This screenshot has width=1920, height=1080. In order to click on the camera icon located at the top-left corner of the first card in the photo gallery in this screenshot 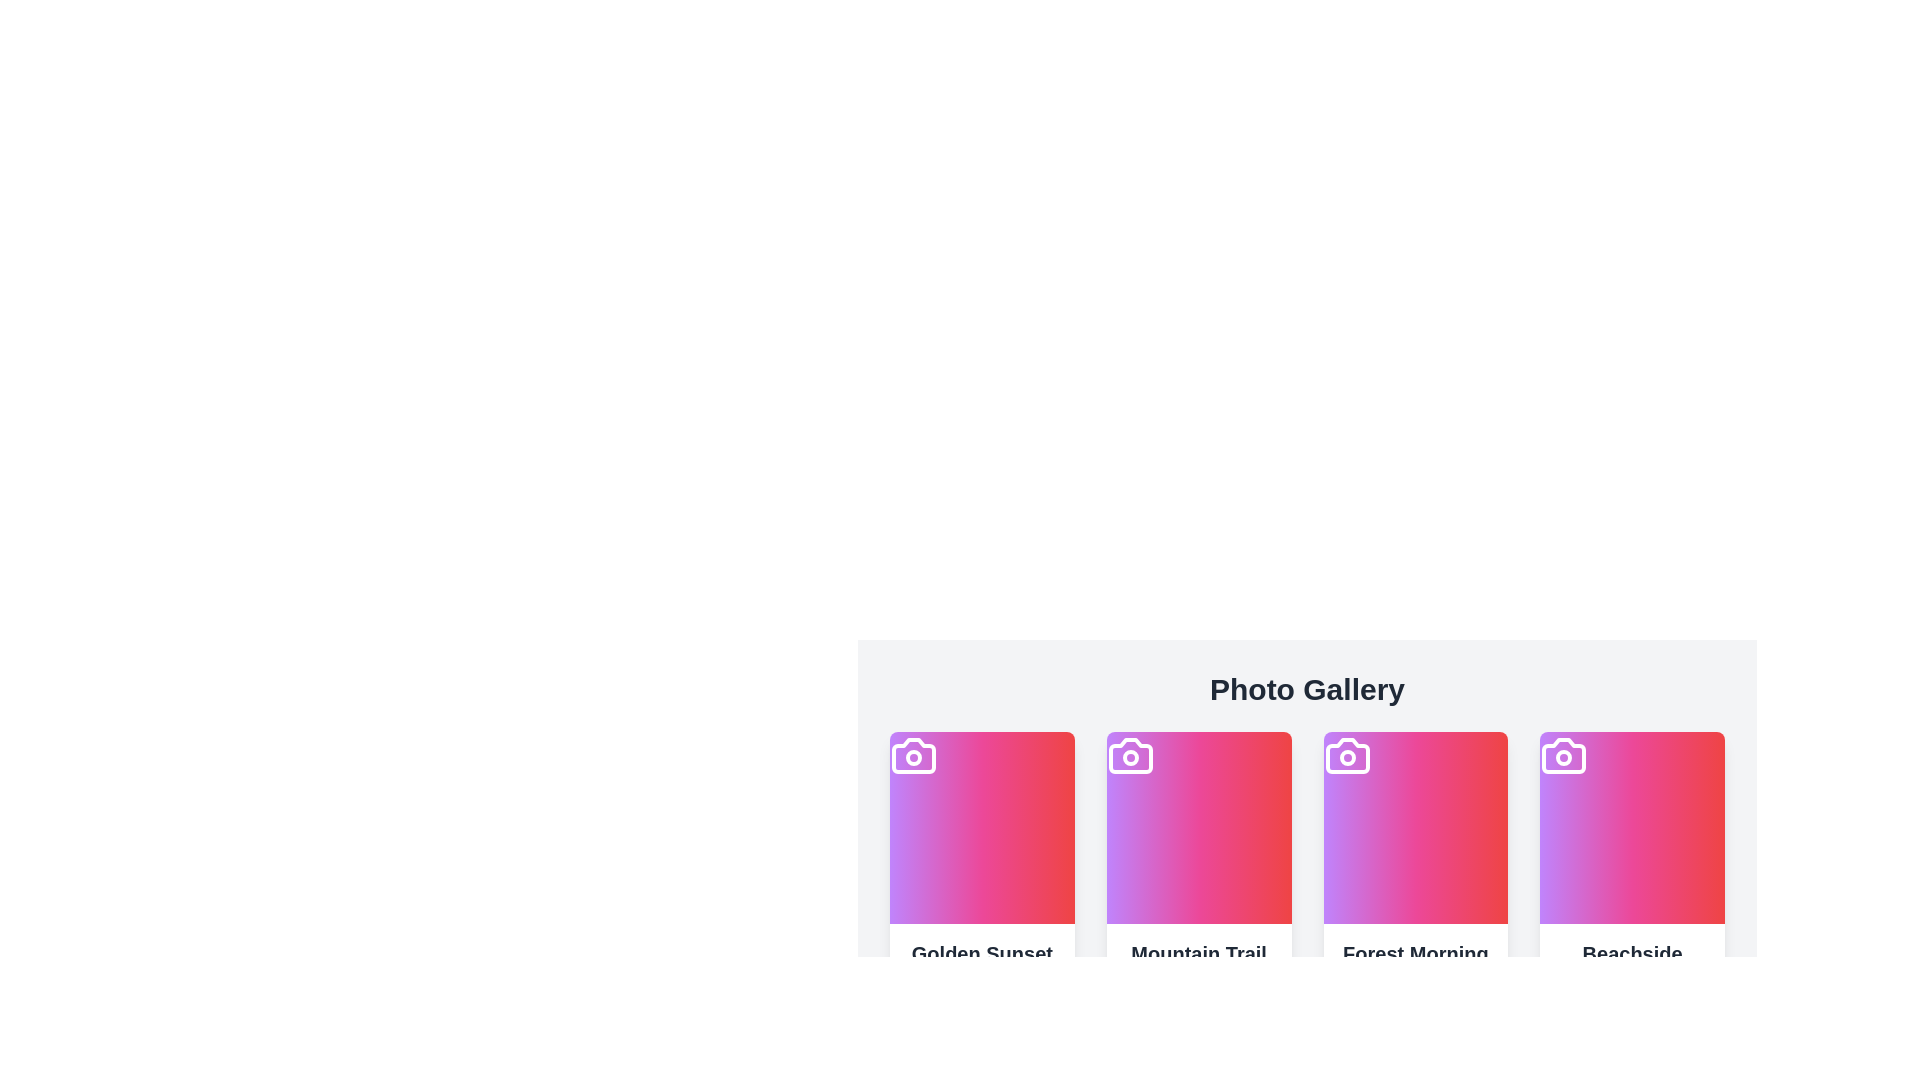, I will do `click(912, 756)`.